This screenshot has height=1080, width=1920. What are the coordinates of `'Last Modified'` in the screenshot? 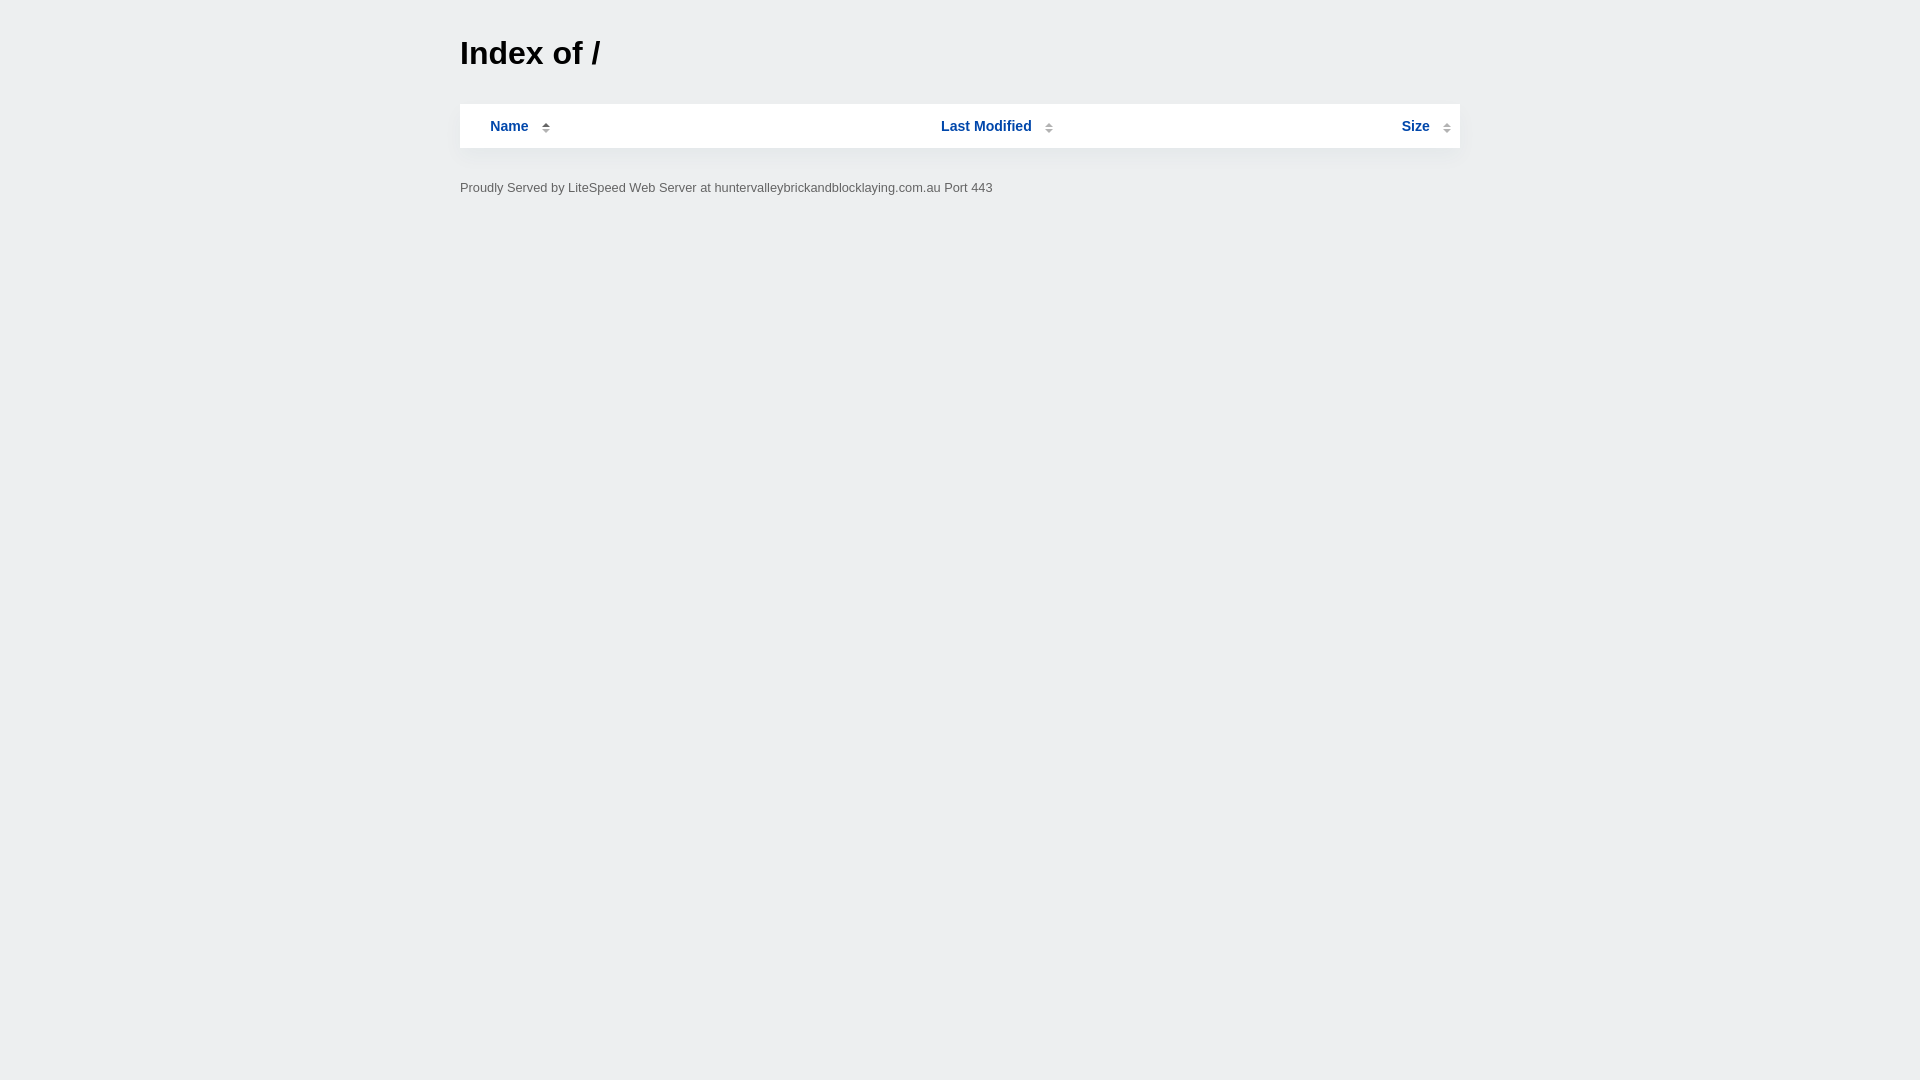 It's located at (939, 126).